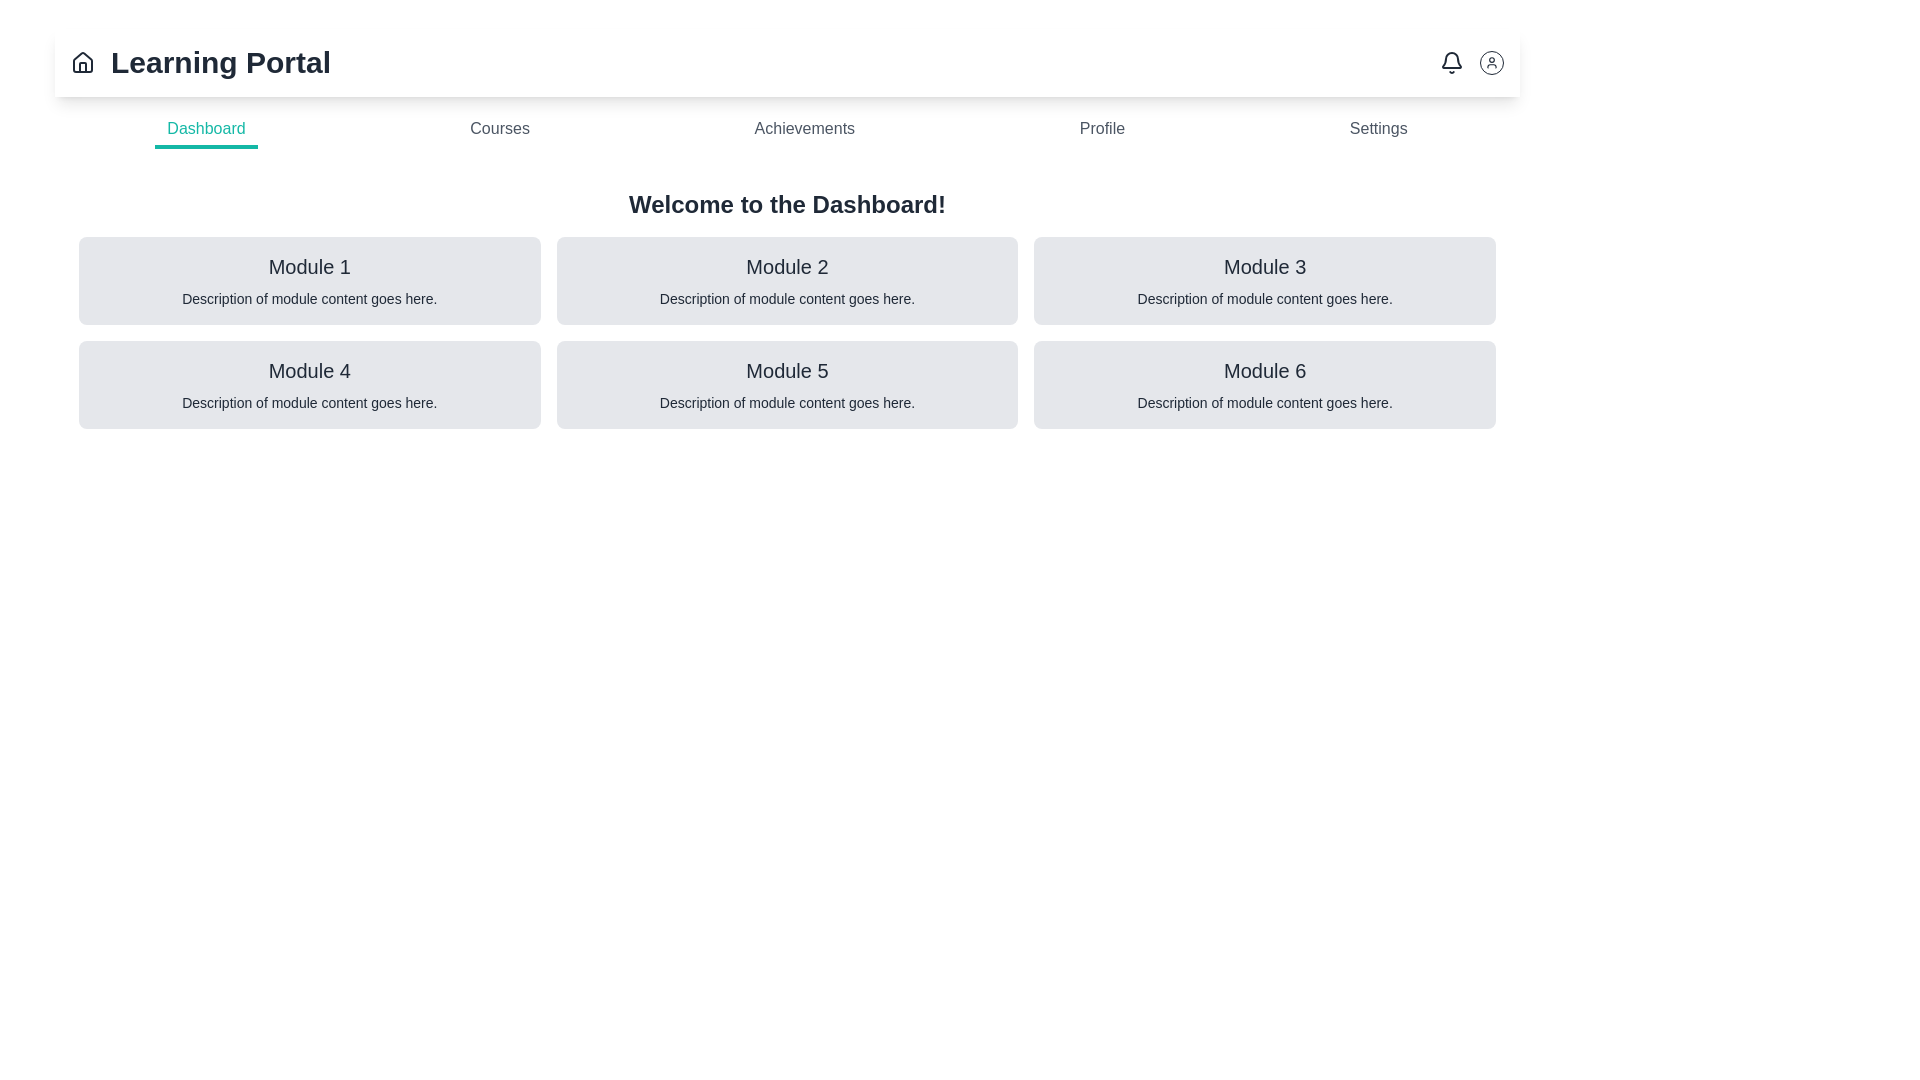 The image size is (1920, 1080). What do you see at coordinates (786, 370) in the screenshot?
I see `the text label displaying 'Module 5', which is styled with extra-large dark font against a light background, located at the center-right of the bottom row in the grid layout on the 'Dashboard' page` at bounding box center [786, 370].